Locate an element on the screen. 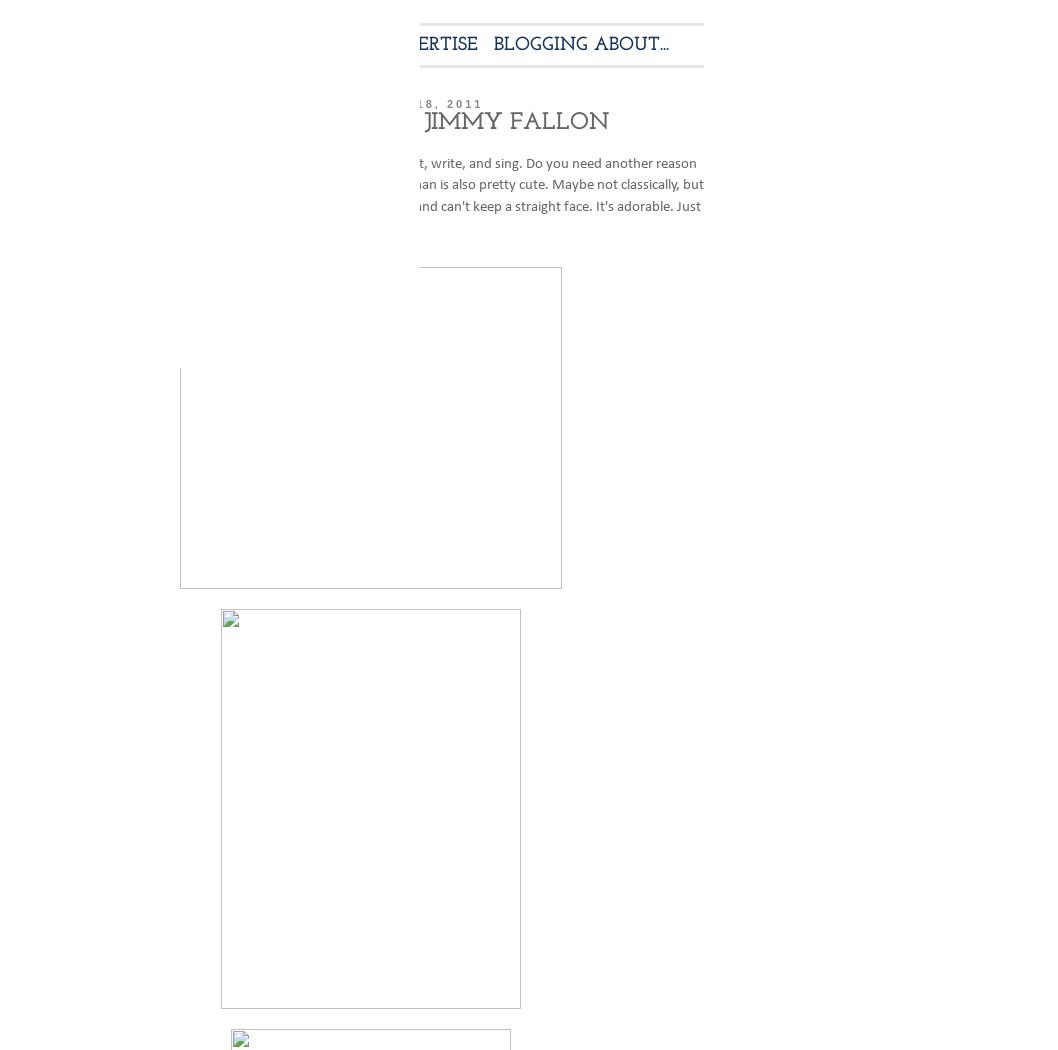  'up and can't keep a straight face. It's adorable. Just look at that face...' is located at coordinates (369, 216).